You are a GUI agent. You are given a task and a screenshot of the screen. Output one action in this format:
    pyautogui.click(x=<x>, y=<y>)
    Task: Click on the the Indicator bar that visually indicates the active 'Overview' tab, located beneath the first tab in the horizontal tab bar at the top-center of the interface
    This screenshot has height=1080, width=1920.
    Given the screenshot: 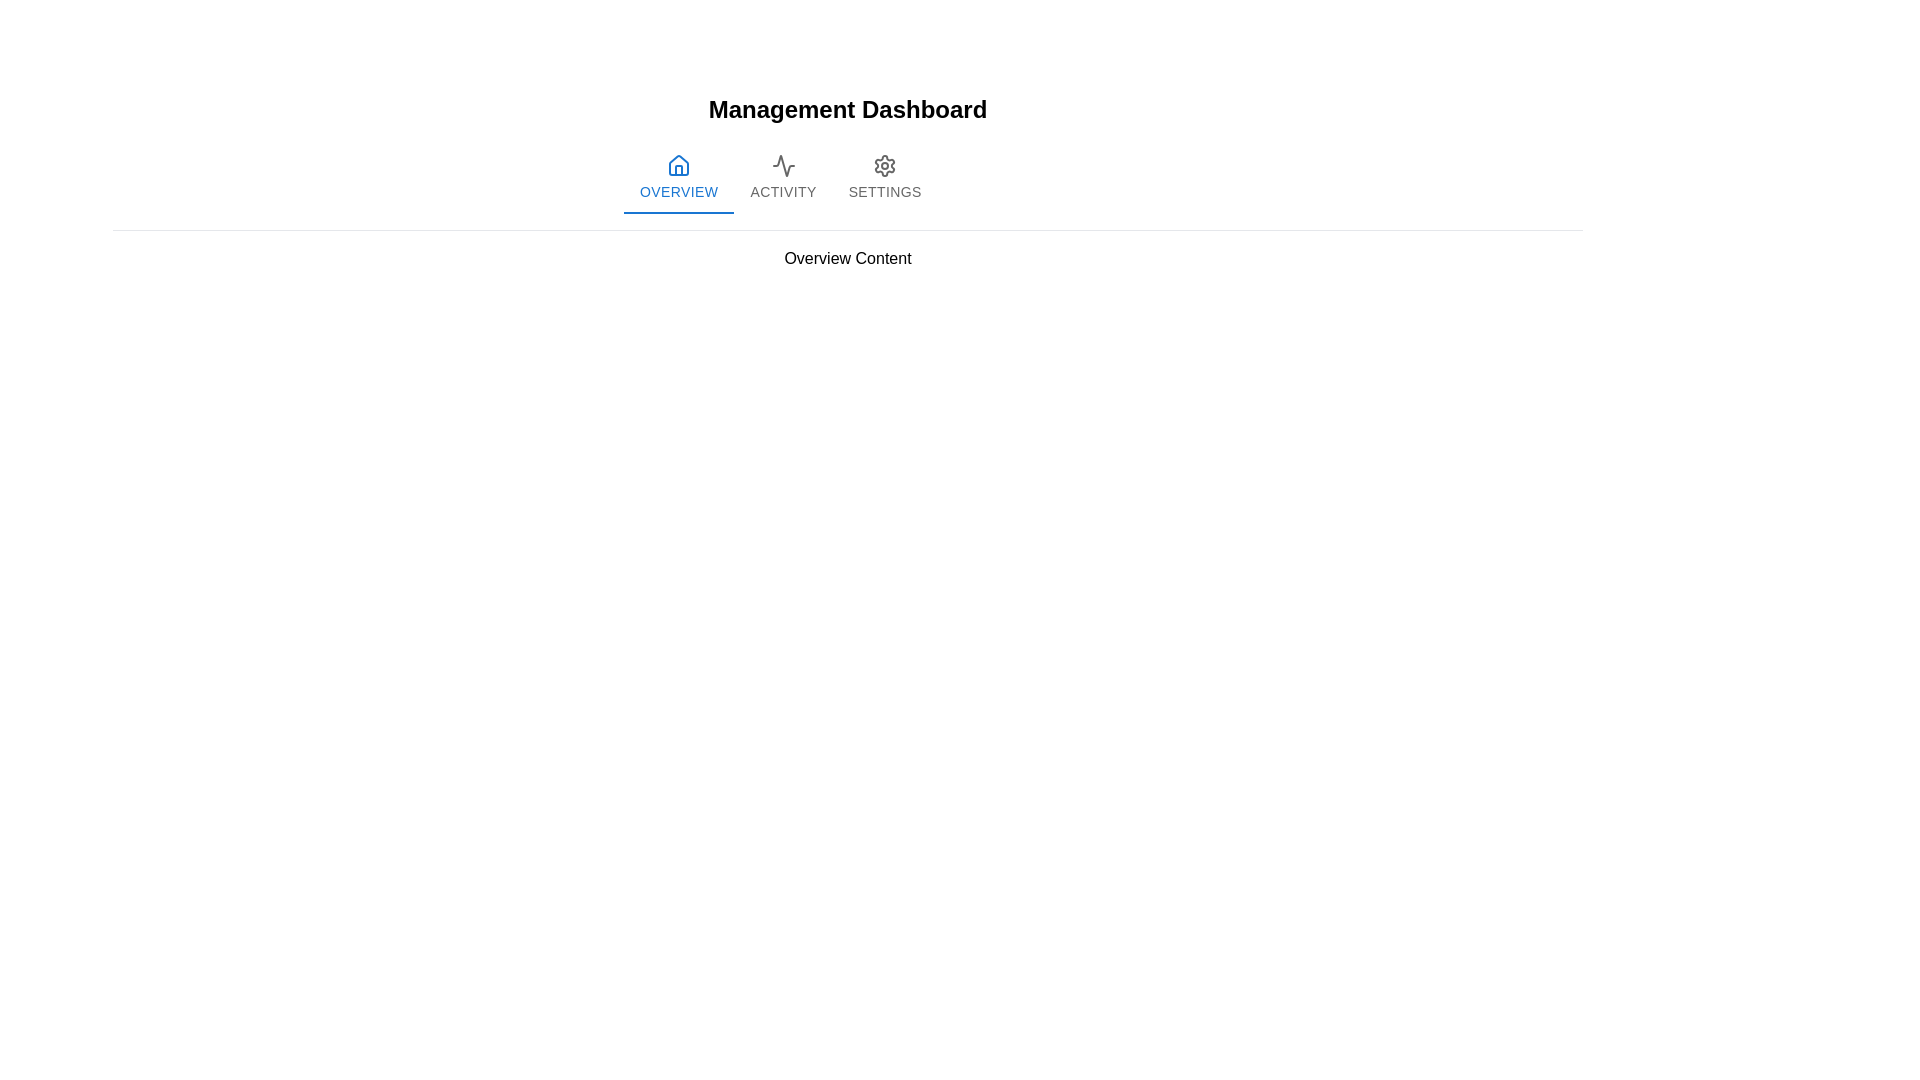 What is the action you would take?
    pyautogui.click(x=679, y=212)
    